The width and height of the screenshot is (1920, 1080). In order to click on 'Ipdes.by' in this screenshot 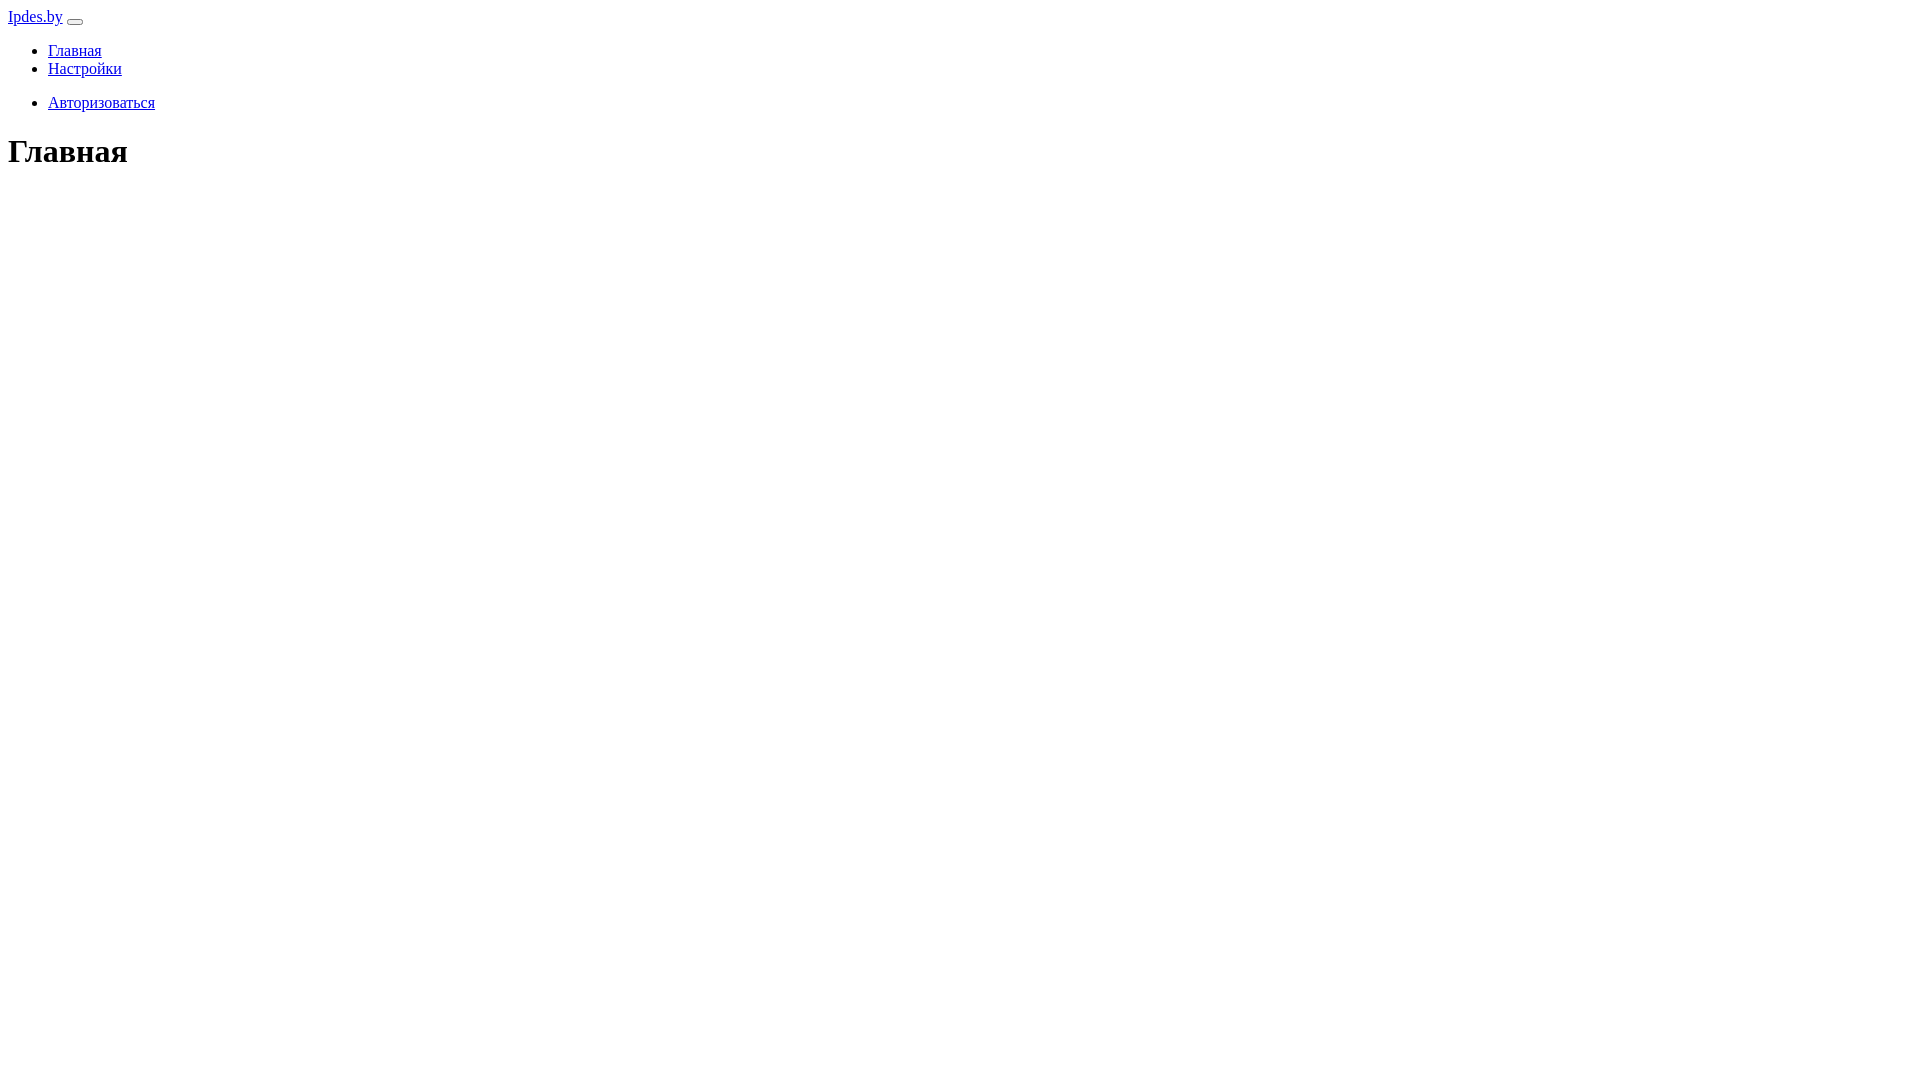, I will do `click(35, 16)`.